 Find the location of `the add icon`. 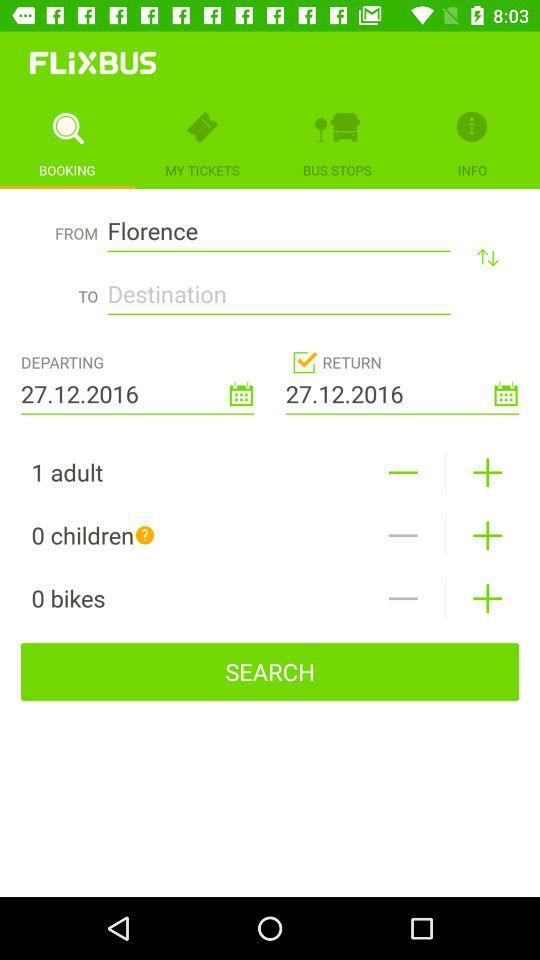

the add icon is located at coordinates (486, 534).